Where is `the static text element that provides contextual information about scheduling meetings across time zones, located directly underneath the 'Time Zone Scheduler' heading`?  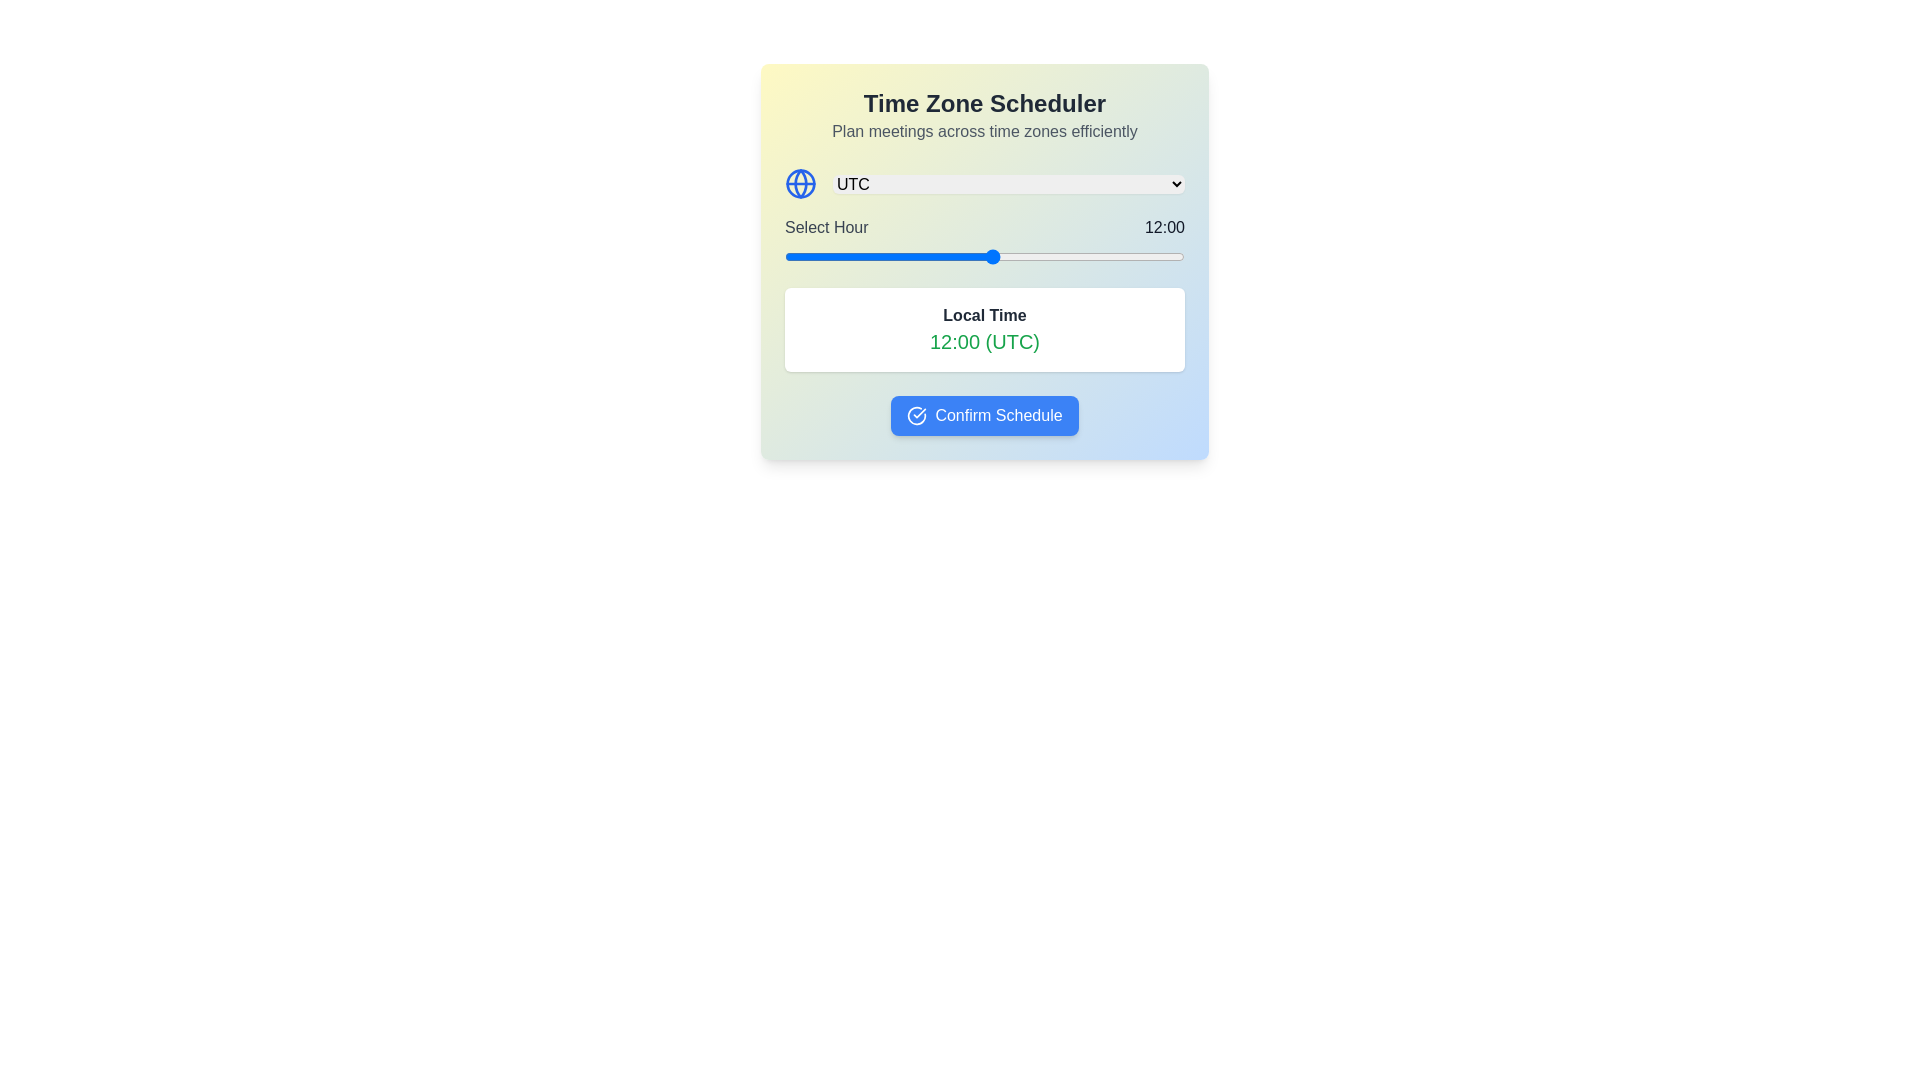 the static text element that provides contextual information about scheduling meetings across time zones, located directly underneath the 'Time Zone Scheduler' heading is located at coordinates (984, 131).